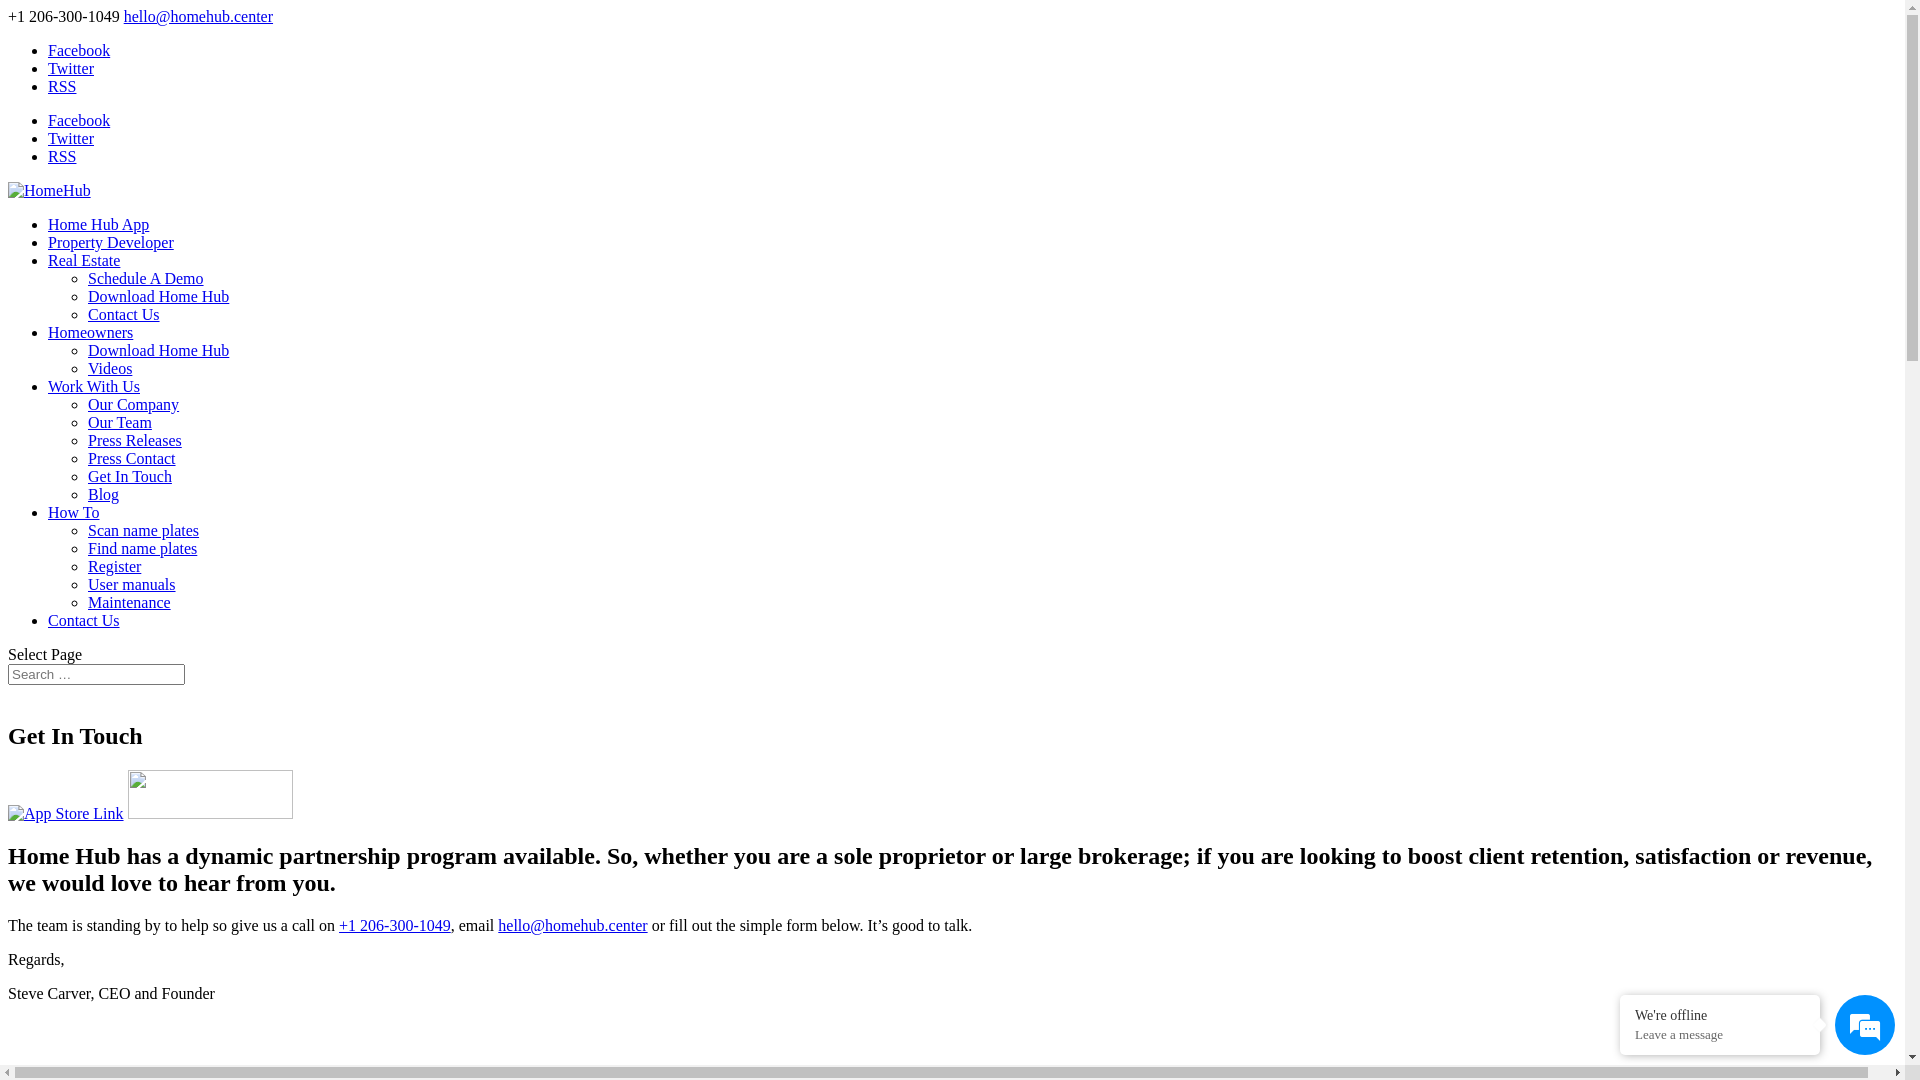  What do you see at coordinates (394, 925) in the screenshot?
I see `'+1 206-300-1049'` at bounding box center [394, 925].